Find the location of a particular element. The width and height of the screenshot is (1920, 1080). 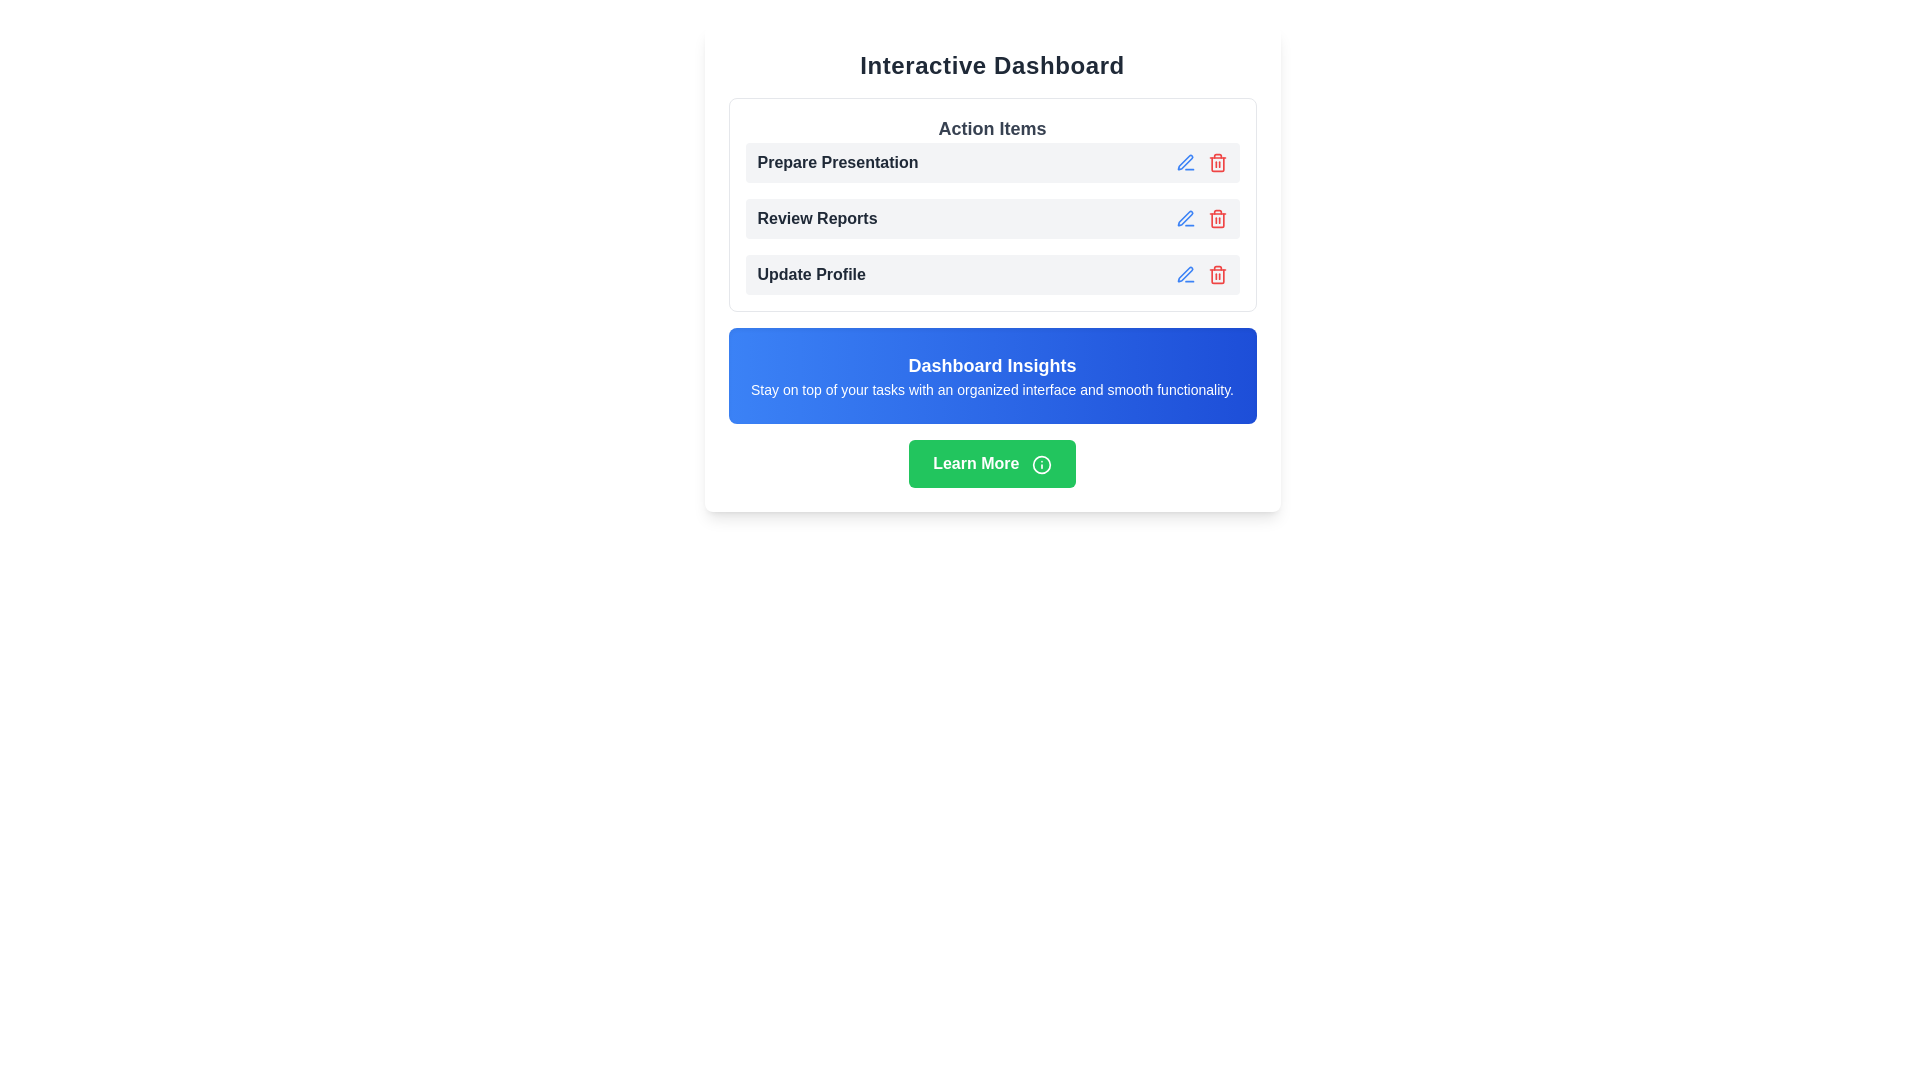

the green 'Learn More' button with rounded edges located below the 'Dashboard Insights' section is located at coordinates (992, 463).